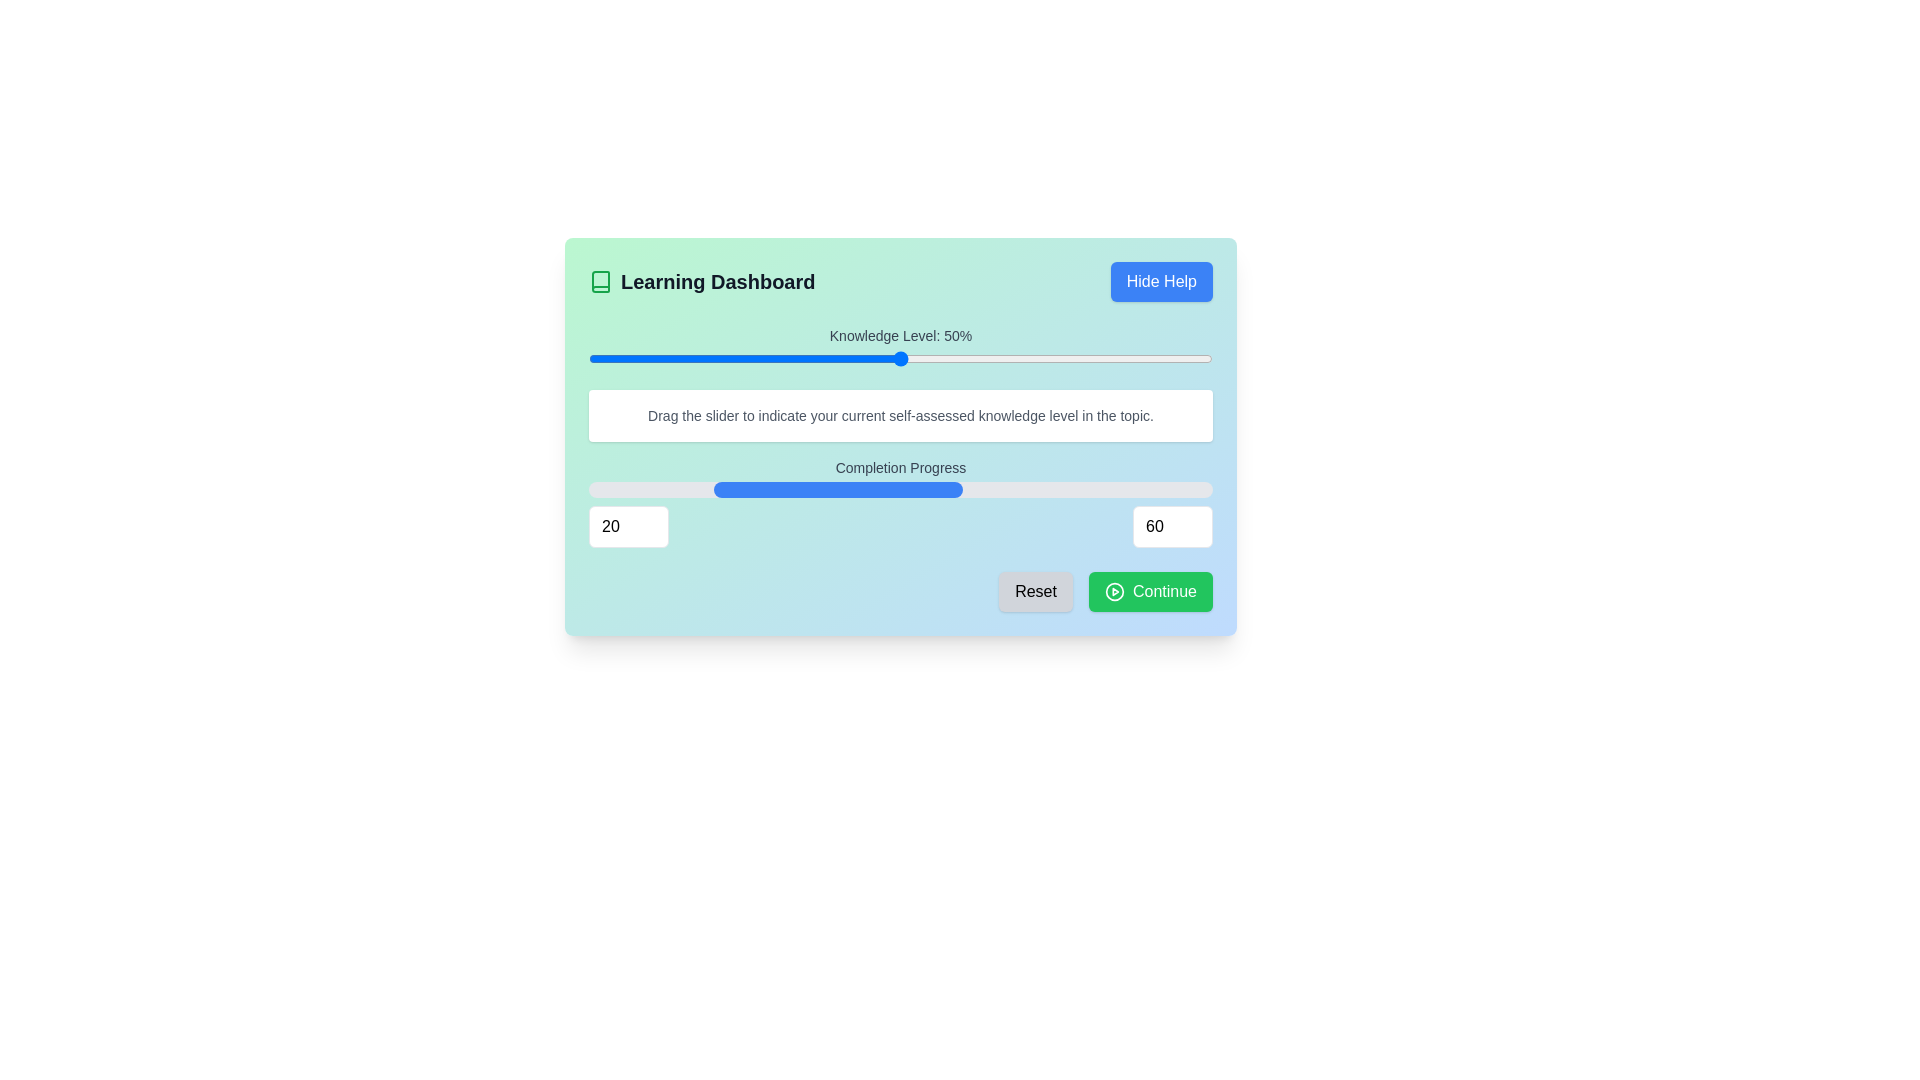 The height and width of the screenshot is (1080, 1920). What do you see at coordinates (731, 357) in the screenshot?
I see `the knowledge level` at bounding box center [731, 357].